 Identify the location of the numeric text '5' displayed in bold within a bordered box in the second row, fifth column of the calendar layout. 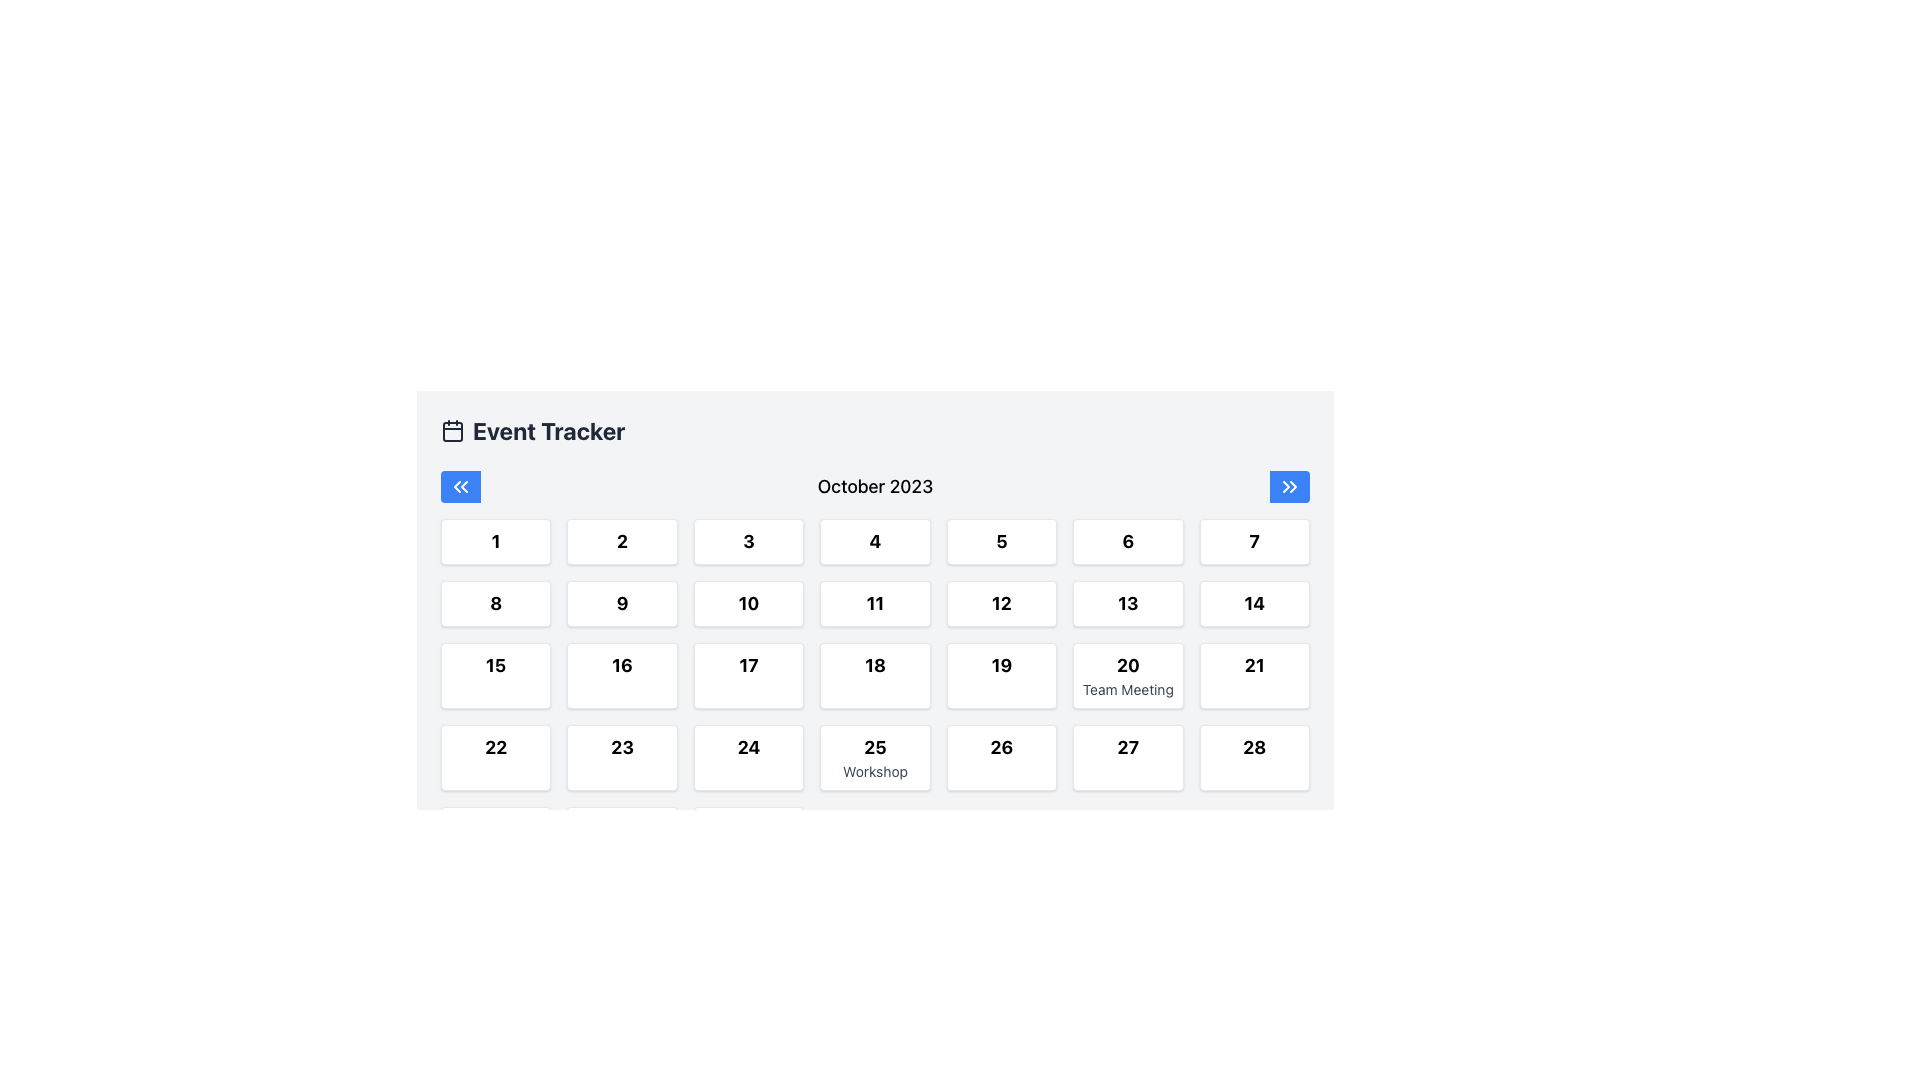
(1001, 542).